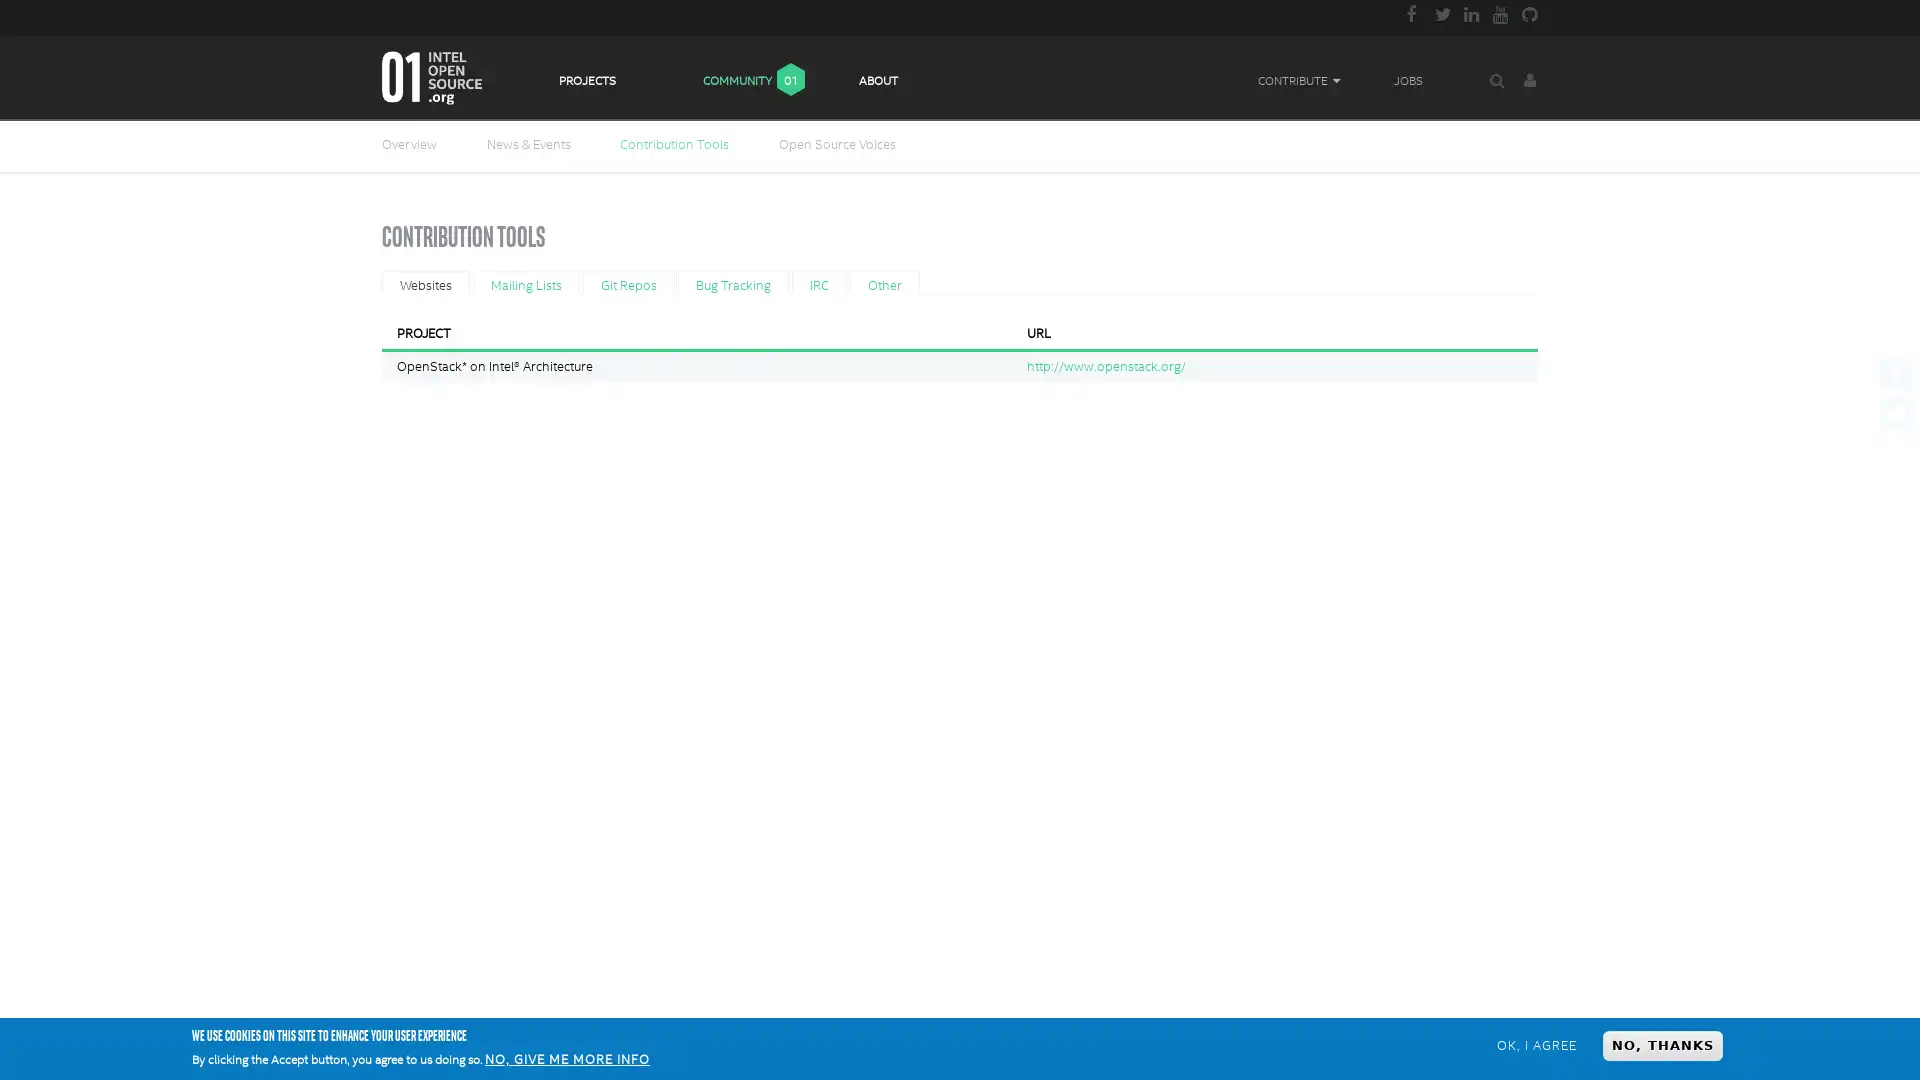 This screenshot has width=1920, height=1080. Describe the element at coordinates (1662, 1044) in the screenshot. I see `NO, THANKS` at that location.